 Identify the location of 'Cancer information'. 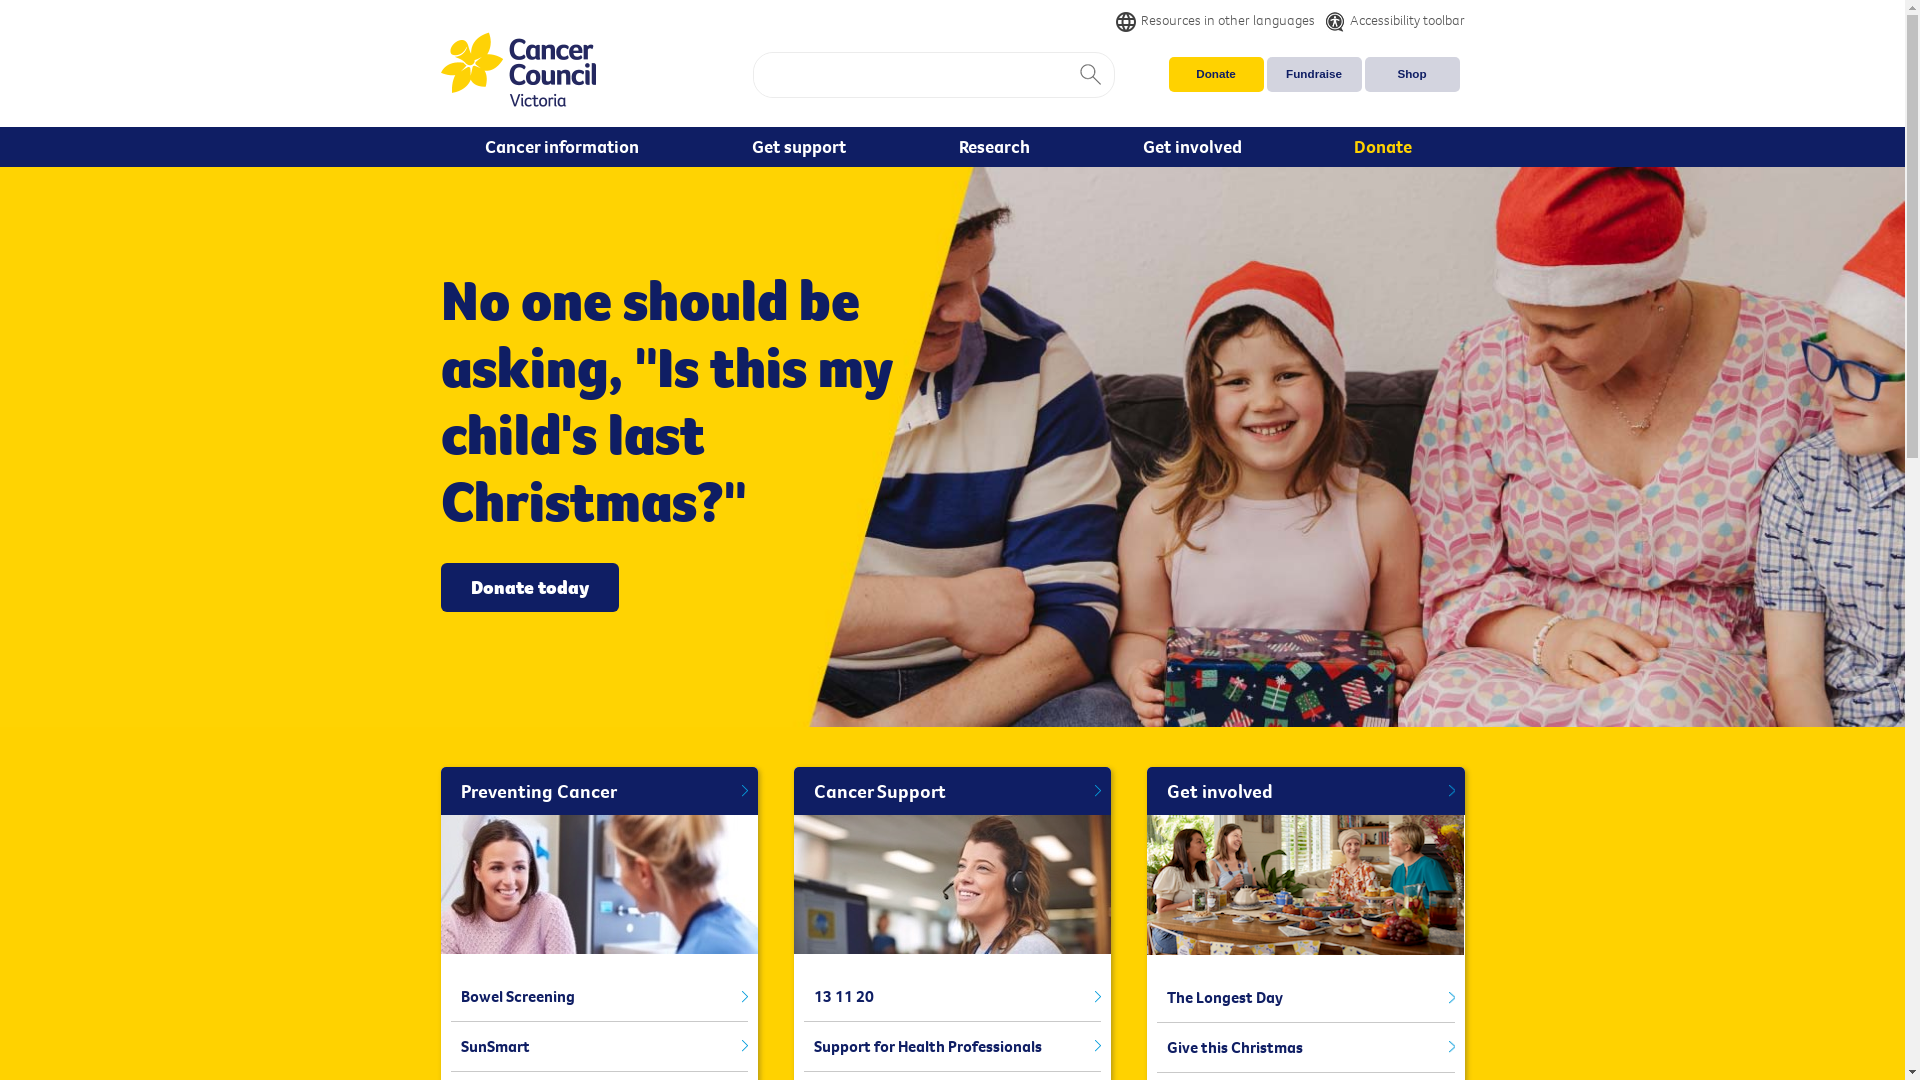
(564, 145).